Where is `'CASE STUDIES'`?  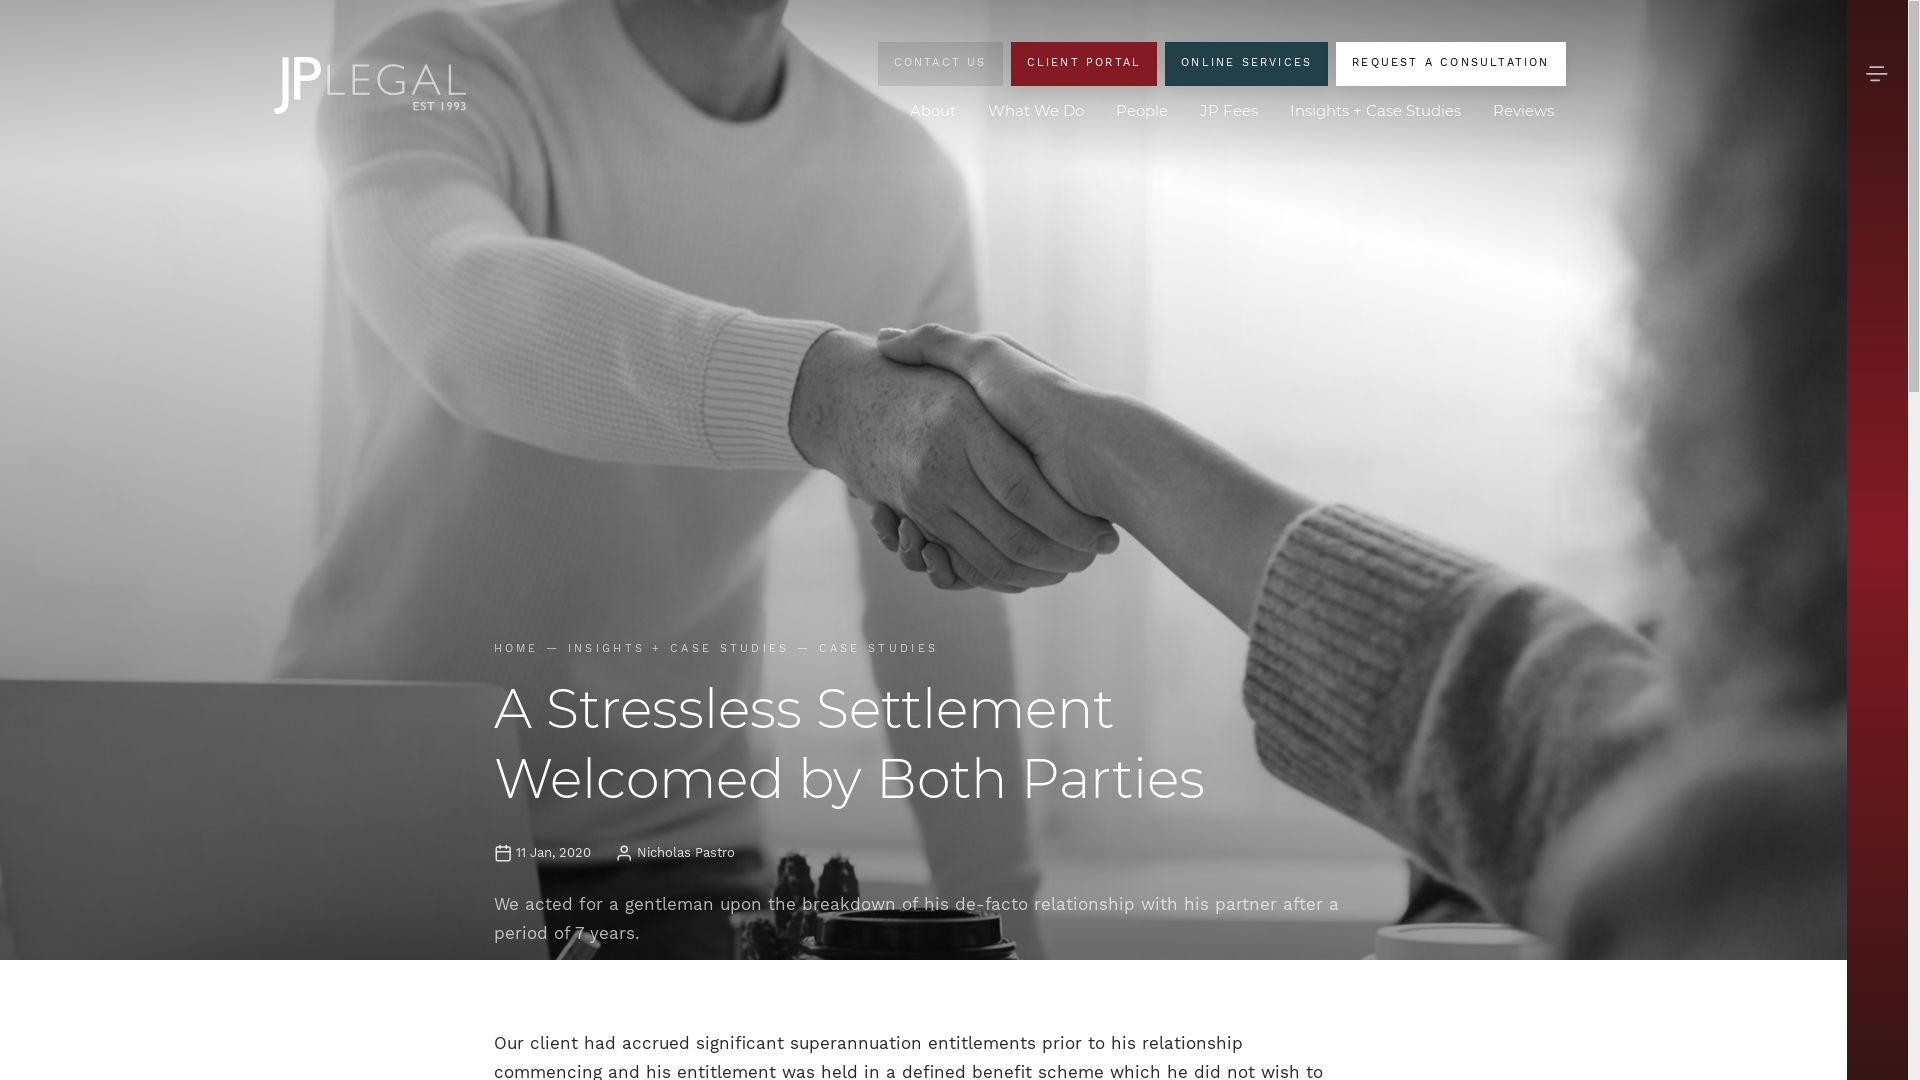 'CASE STUDIES' is located at coordinates (878, 648).